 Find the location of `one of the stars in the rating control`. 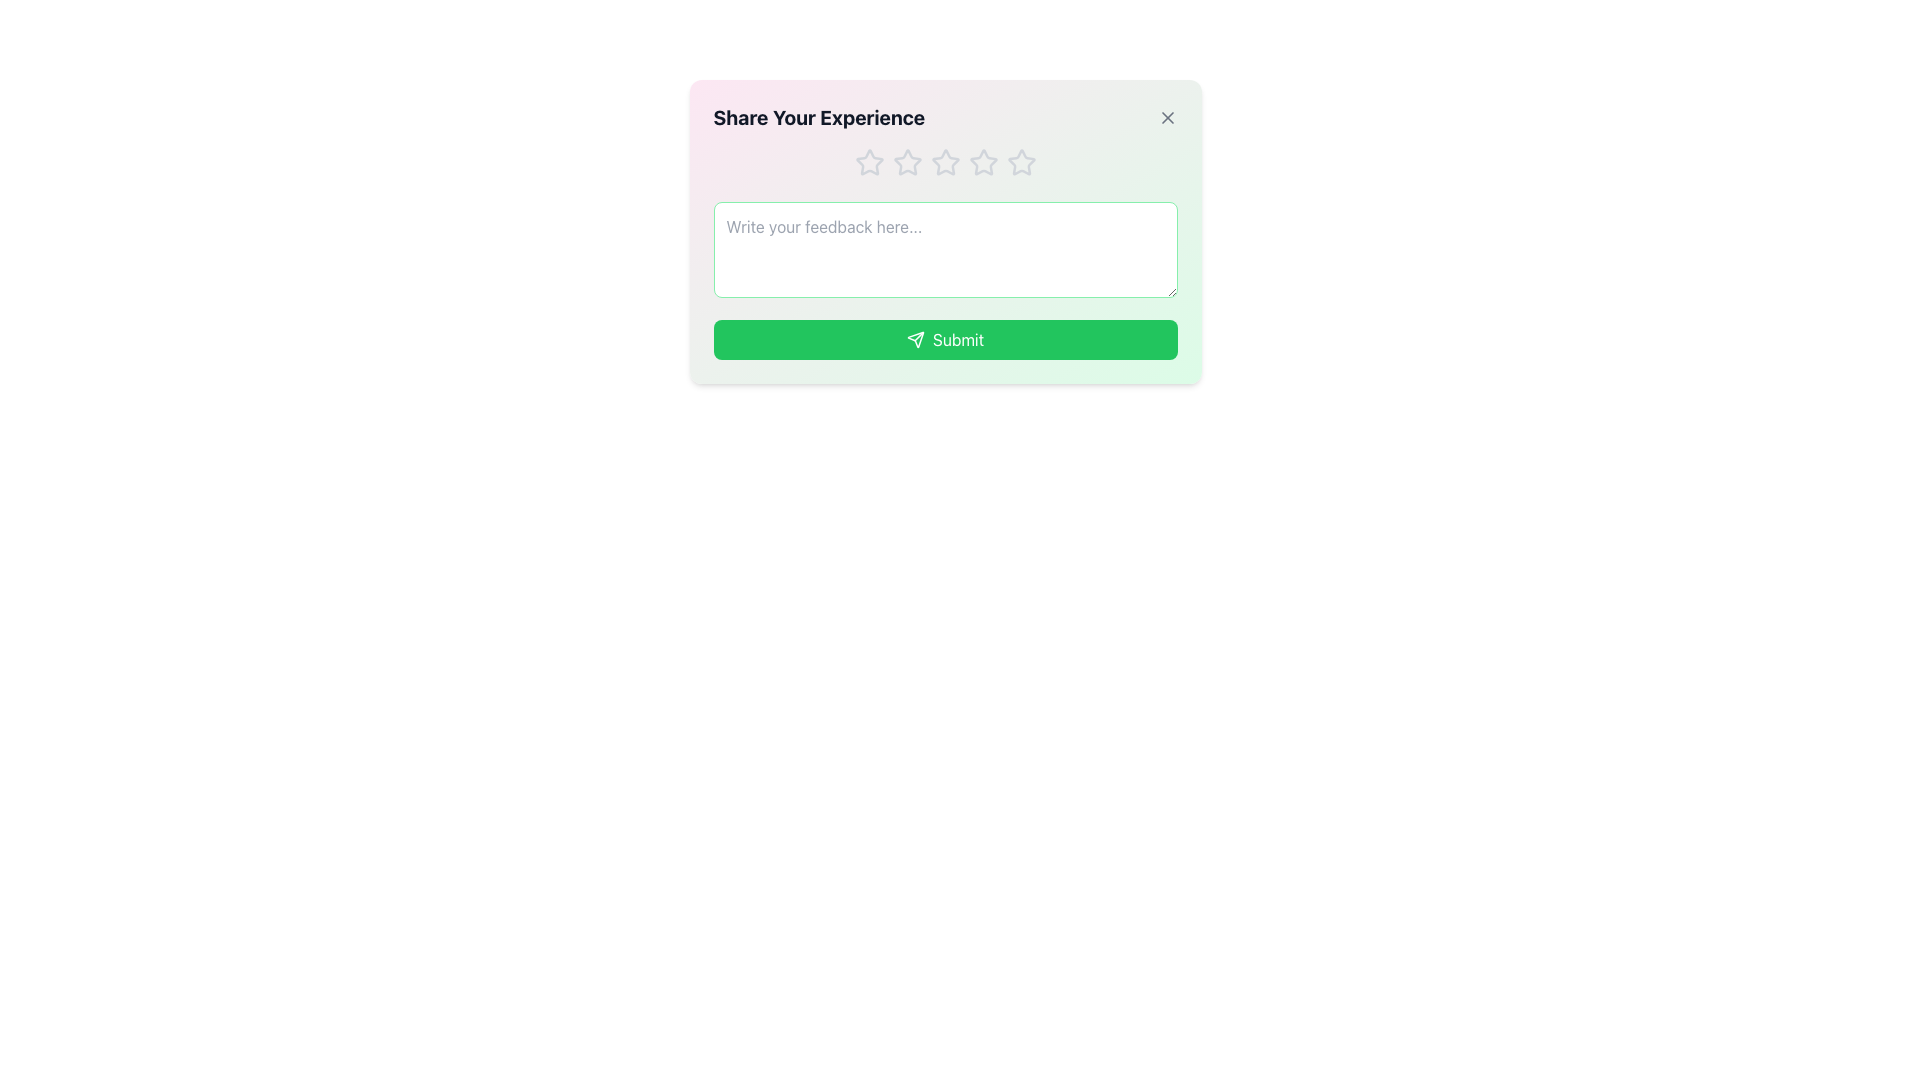

one of the stars in the rating control is located at coordinates (944, 161).